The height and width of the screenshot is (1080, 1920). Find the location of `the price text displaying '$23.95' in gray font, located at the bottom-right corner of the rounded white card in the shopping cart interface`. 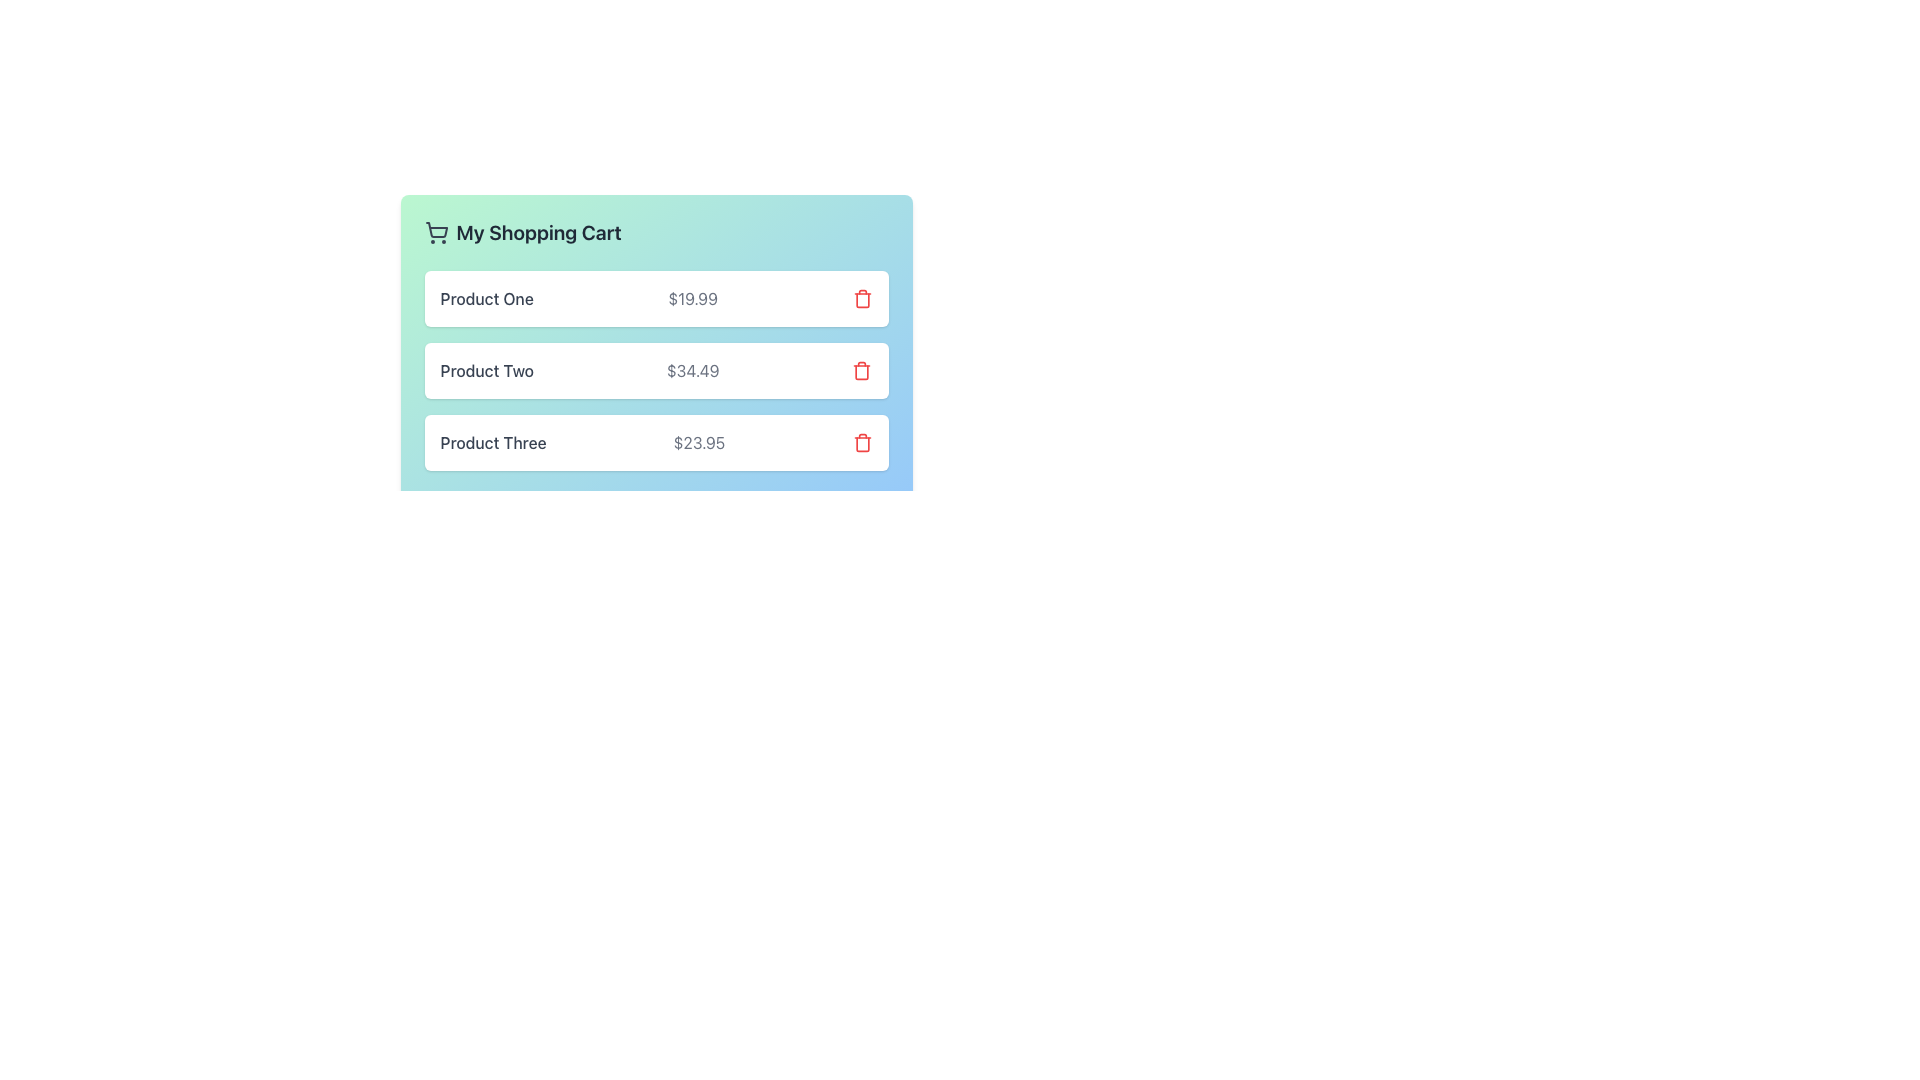

the price text displaying '$23.95' in gray font, located at the bottom-right corner of the rounded white card in the shopping cart interface is located at coordinates (699, 442).